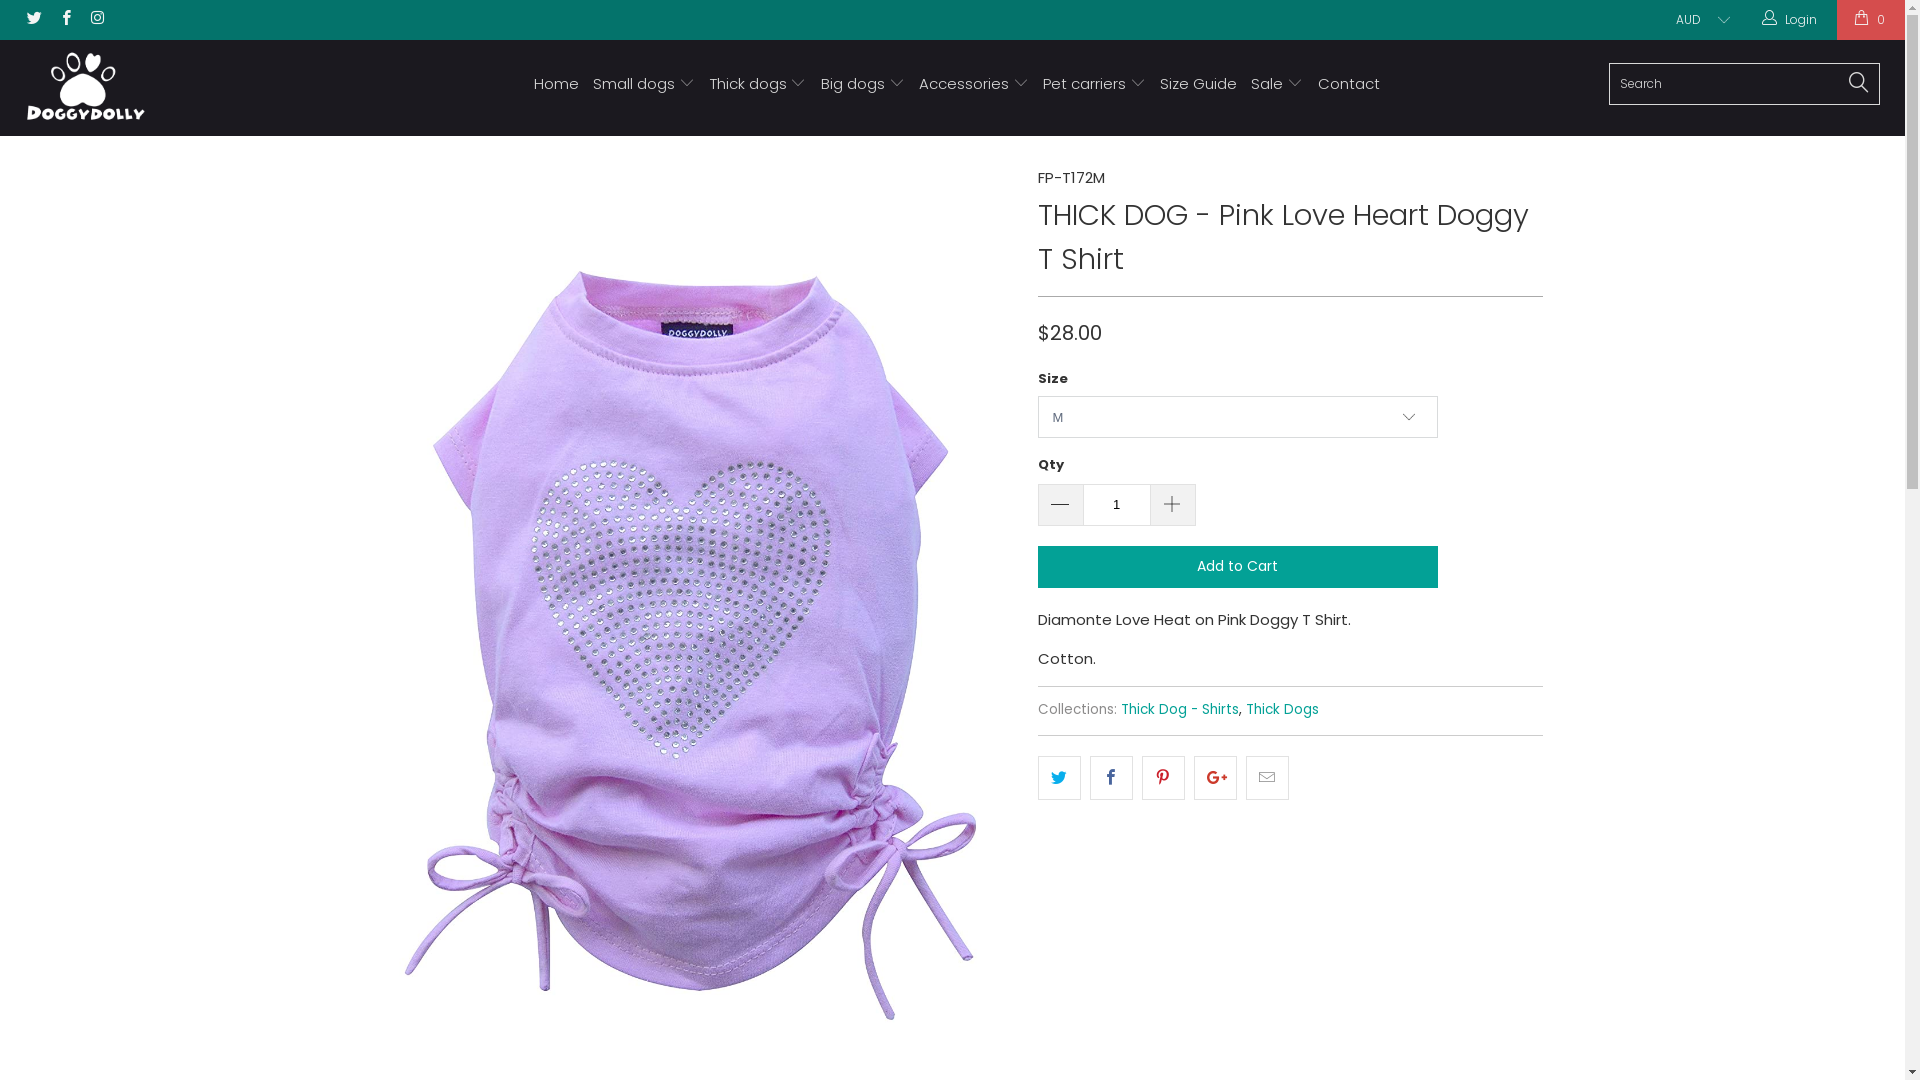 The width and height of the screenshot is (1920, 1080). Describe the element at coordinates (1110, 777) in the screenshot. I see `'Share this on Facebook'` at that location.